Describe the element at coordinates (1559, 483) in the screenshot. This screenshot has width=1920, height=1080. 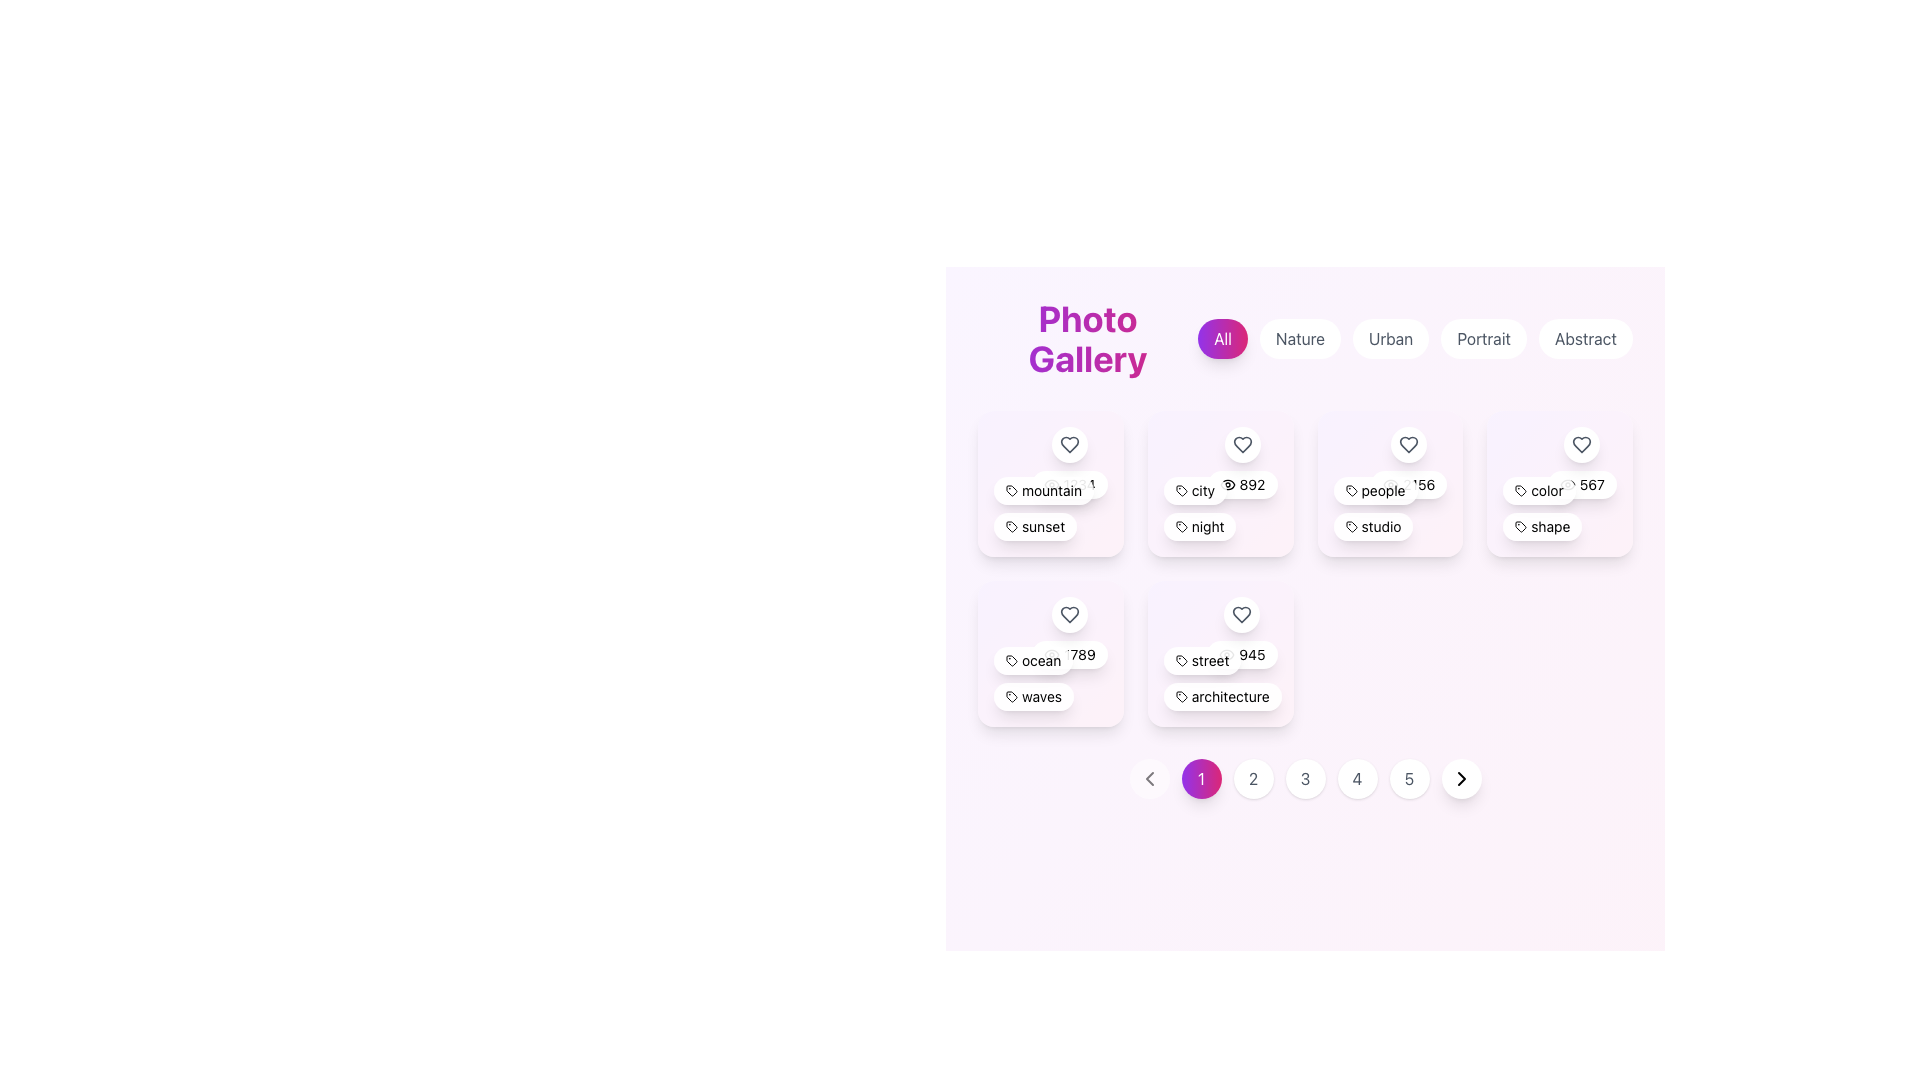
I see `the Content card located on the far right of the fourth row in a grid layout, which features a white heart icon, a label for 'color' with a count of '567', and another label for 'shape'` at that location.